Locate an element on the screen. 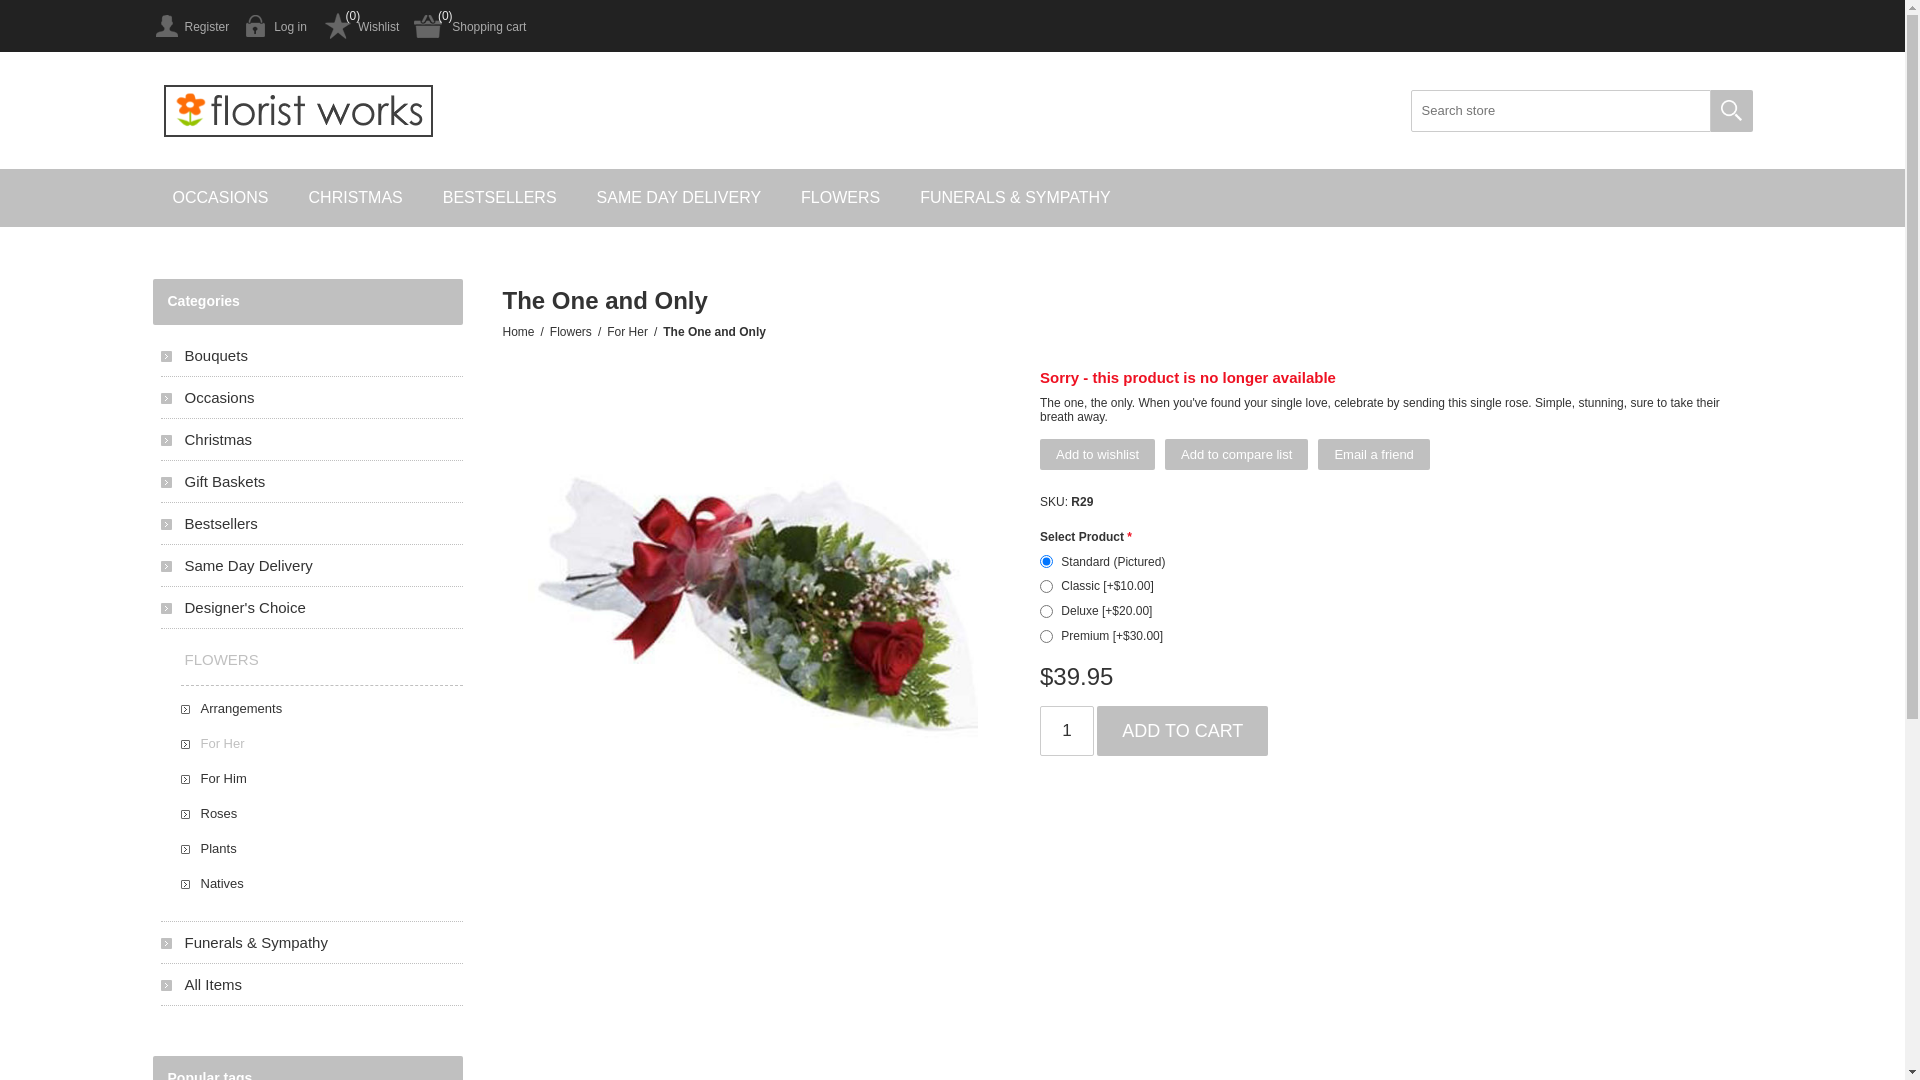 The width and height of the screenshot is (1920, 1080). 'Natives' is located at coordinates (321, 882).